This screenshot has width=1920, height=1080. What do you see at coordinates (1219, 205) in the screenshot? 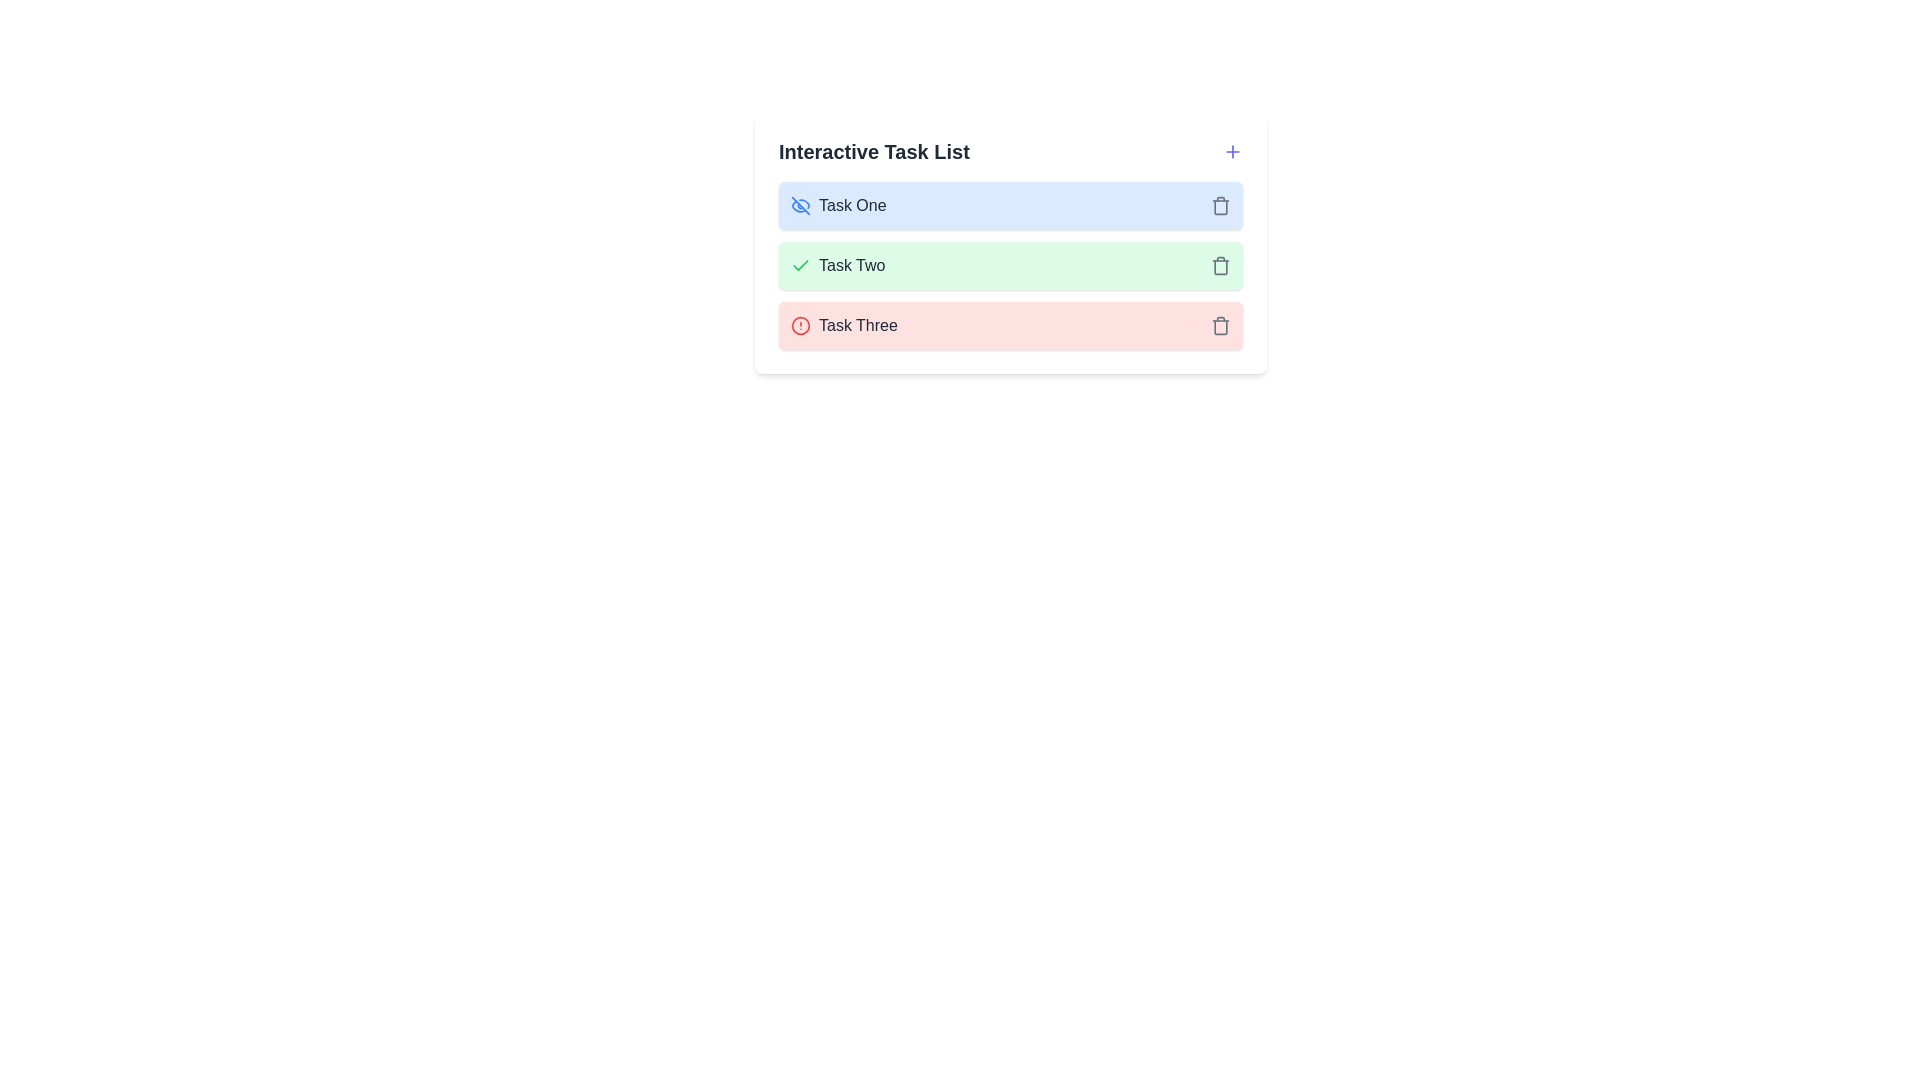
I see `the trash can icon located in the top-right corner of the first task row, adjacent to the text 'Task One'` at bounding box center [1219, 205].